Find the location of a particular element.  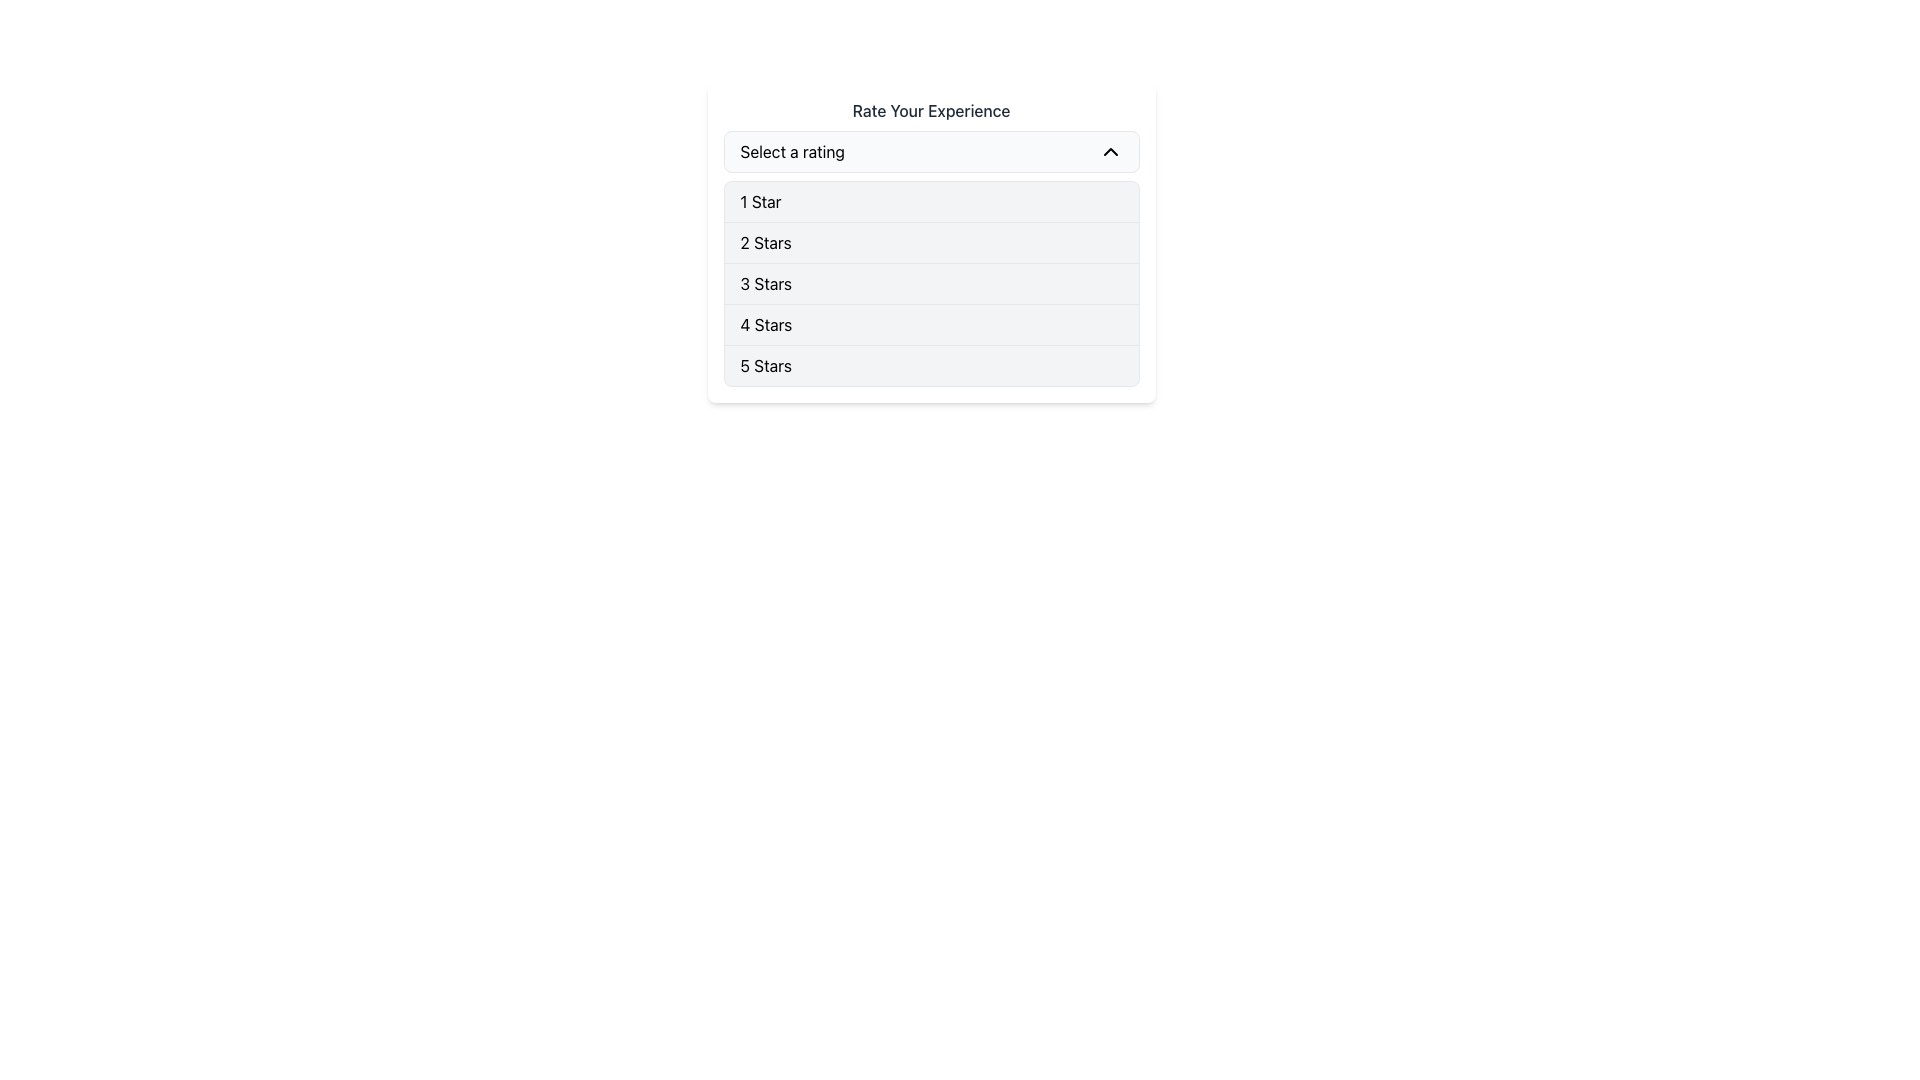

the currently-selected value indicator in the dropdown menu titled 'Rate Your Experience' to focus the dropdown menu is located at coordinates (791, 150).